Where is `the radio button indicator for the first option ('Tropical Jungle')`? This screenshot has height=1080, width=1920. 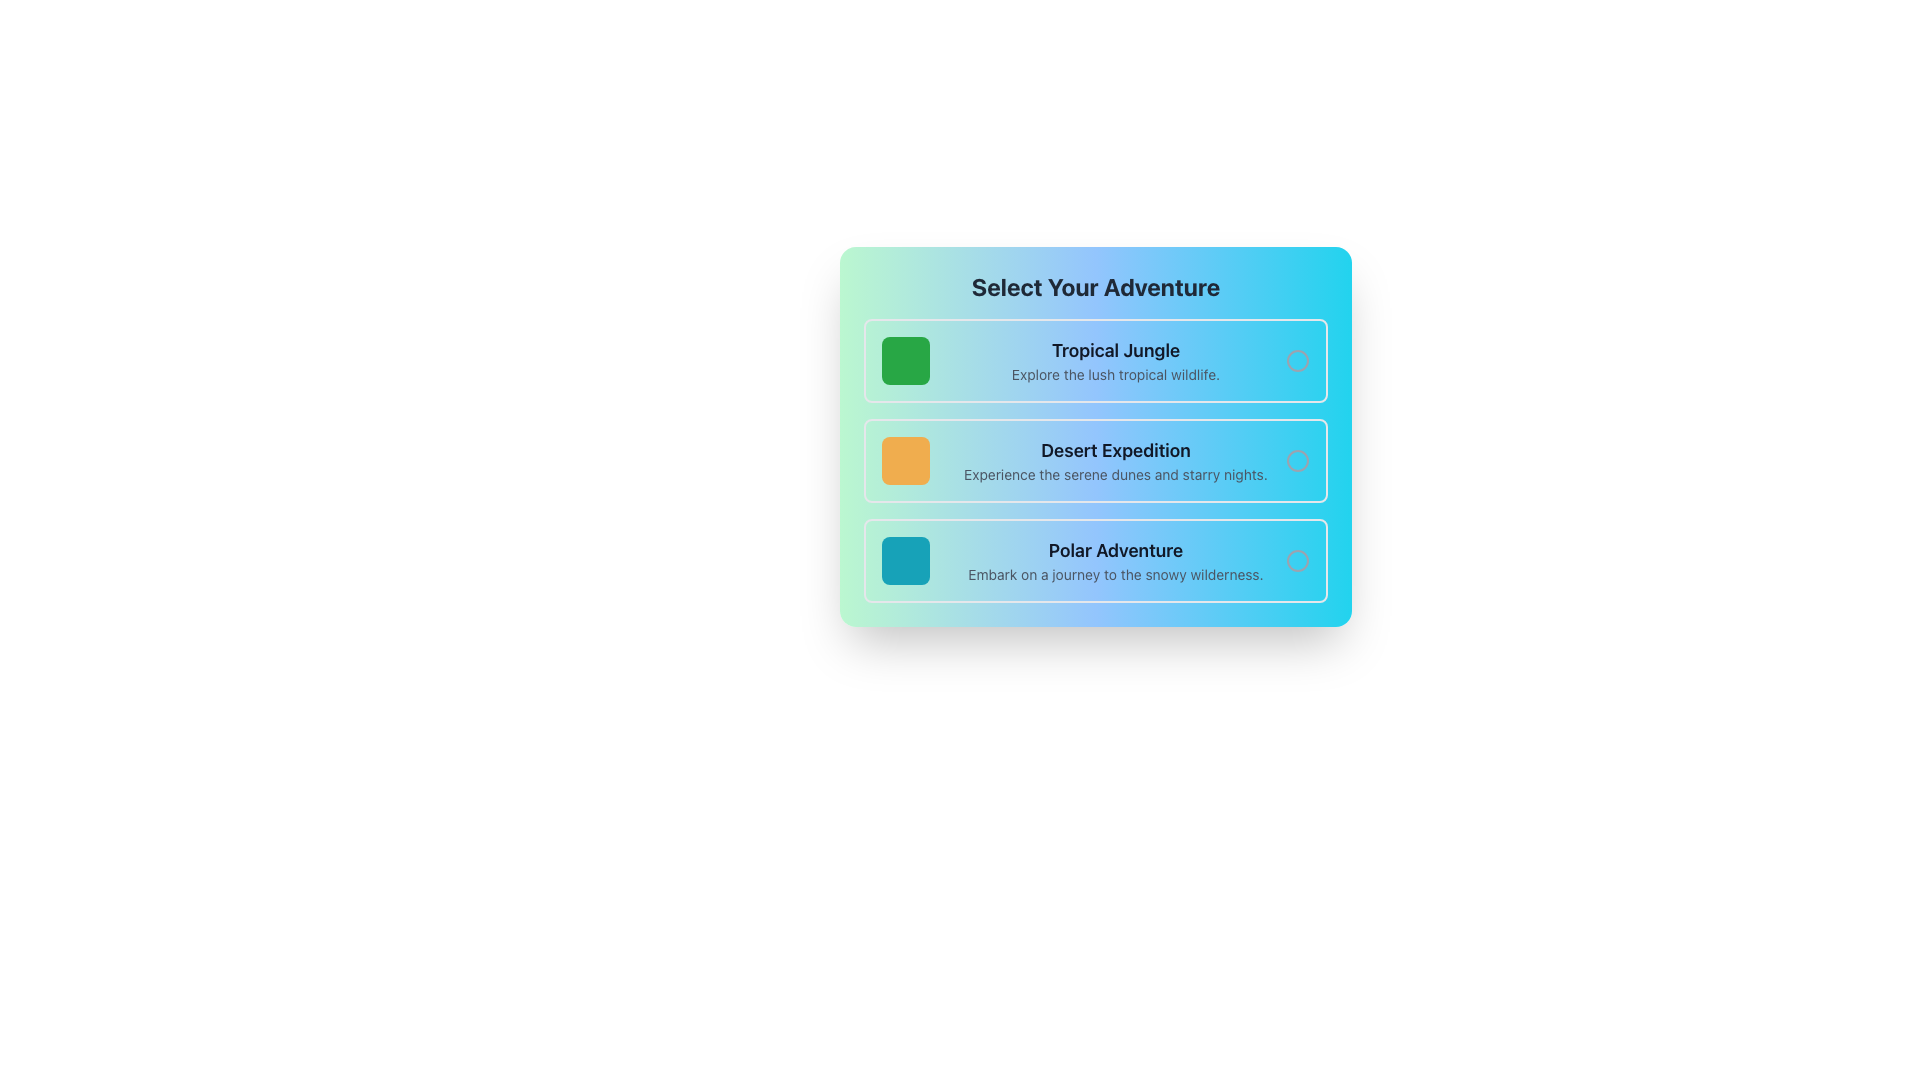 the radio button indicator for the first option ('Tropical Jungle') is located at coordinates (1297, 361).